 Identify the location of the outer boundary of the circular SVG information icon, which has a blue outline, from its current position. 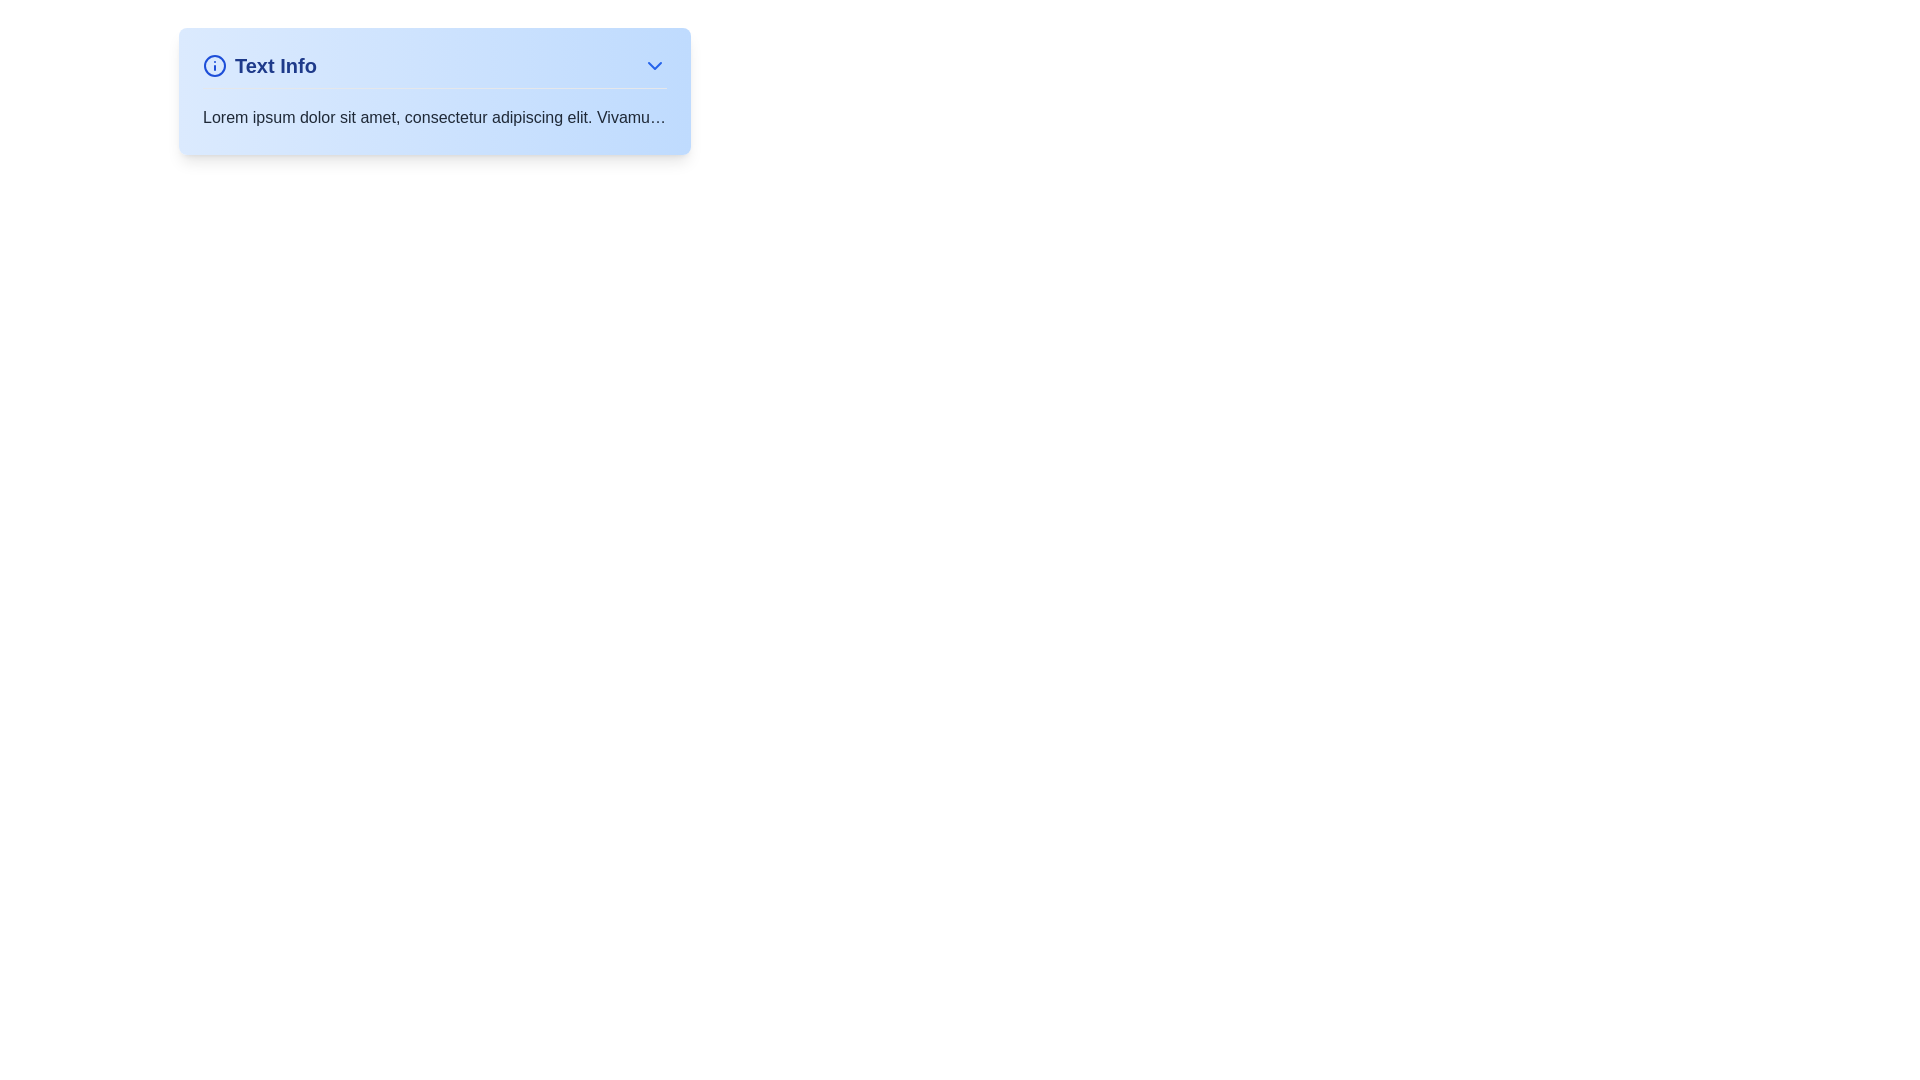
(215, 64).